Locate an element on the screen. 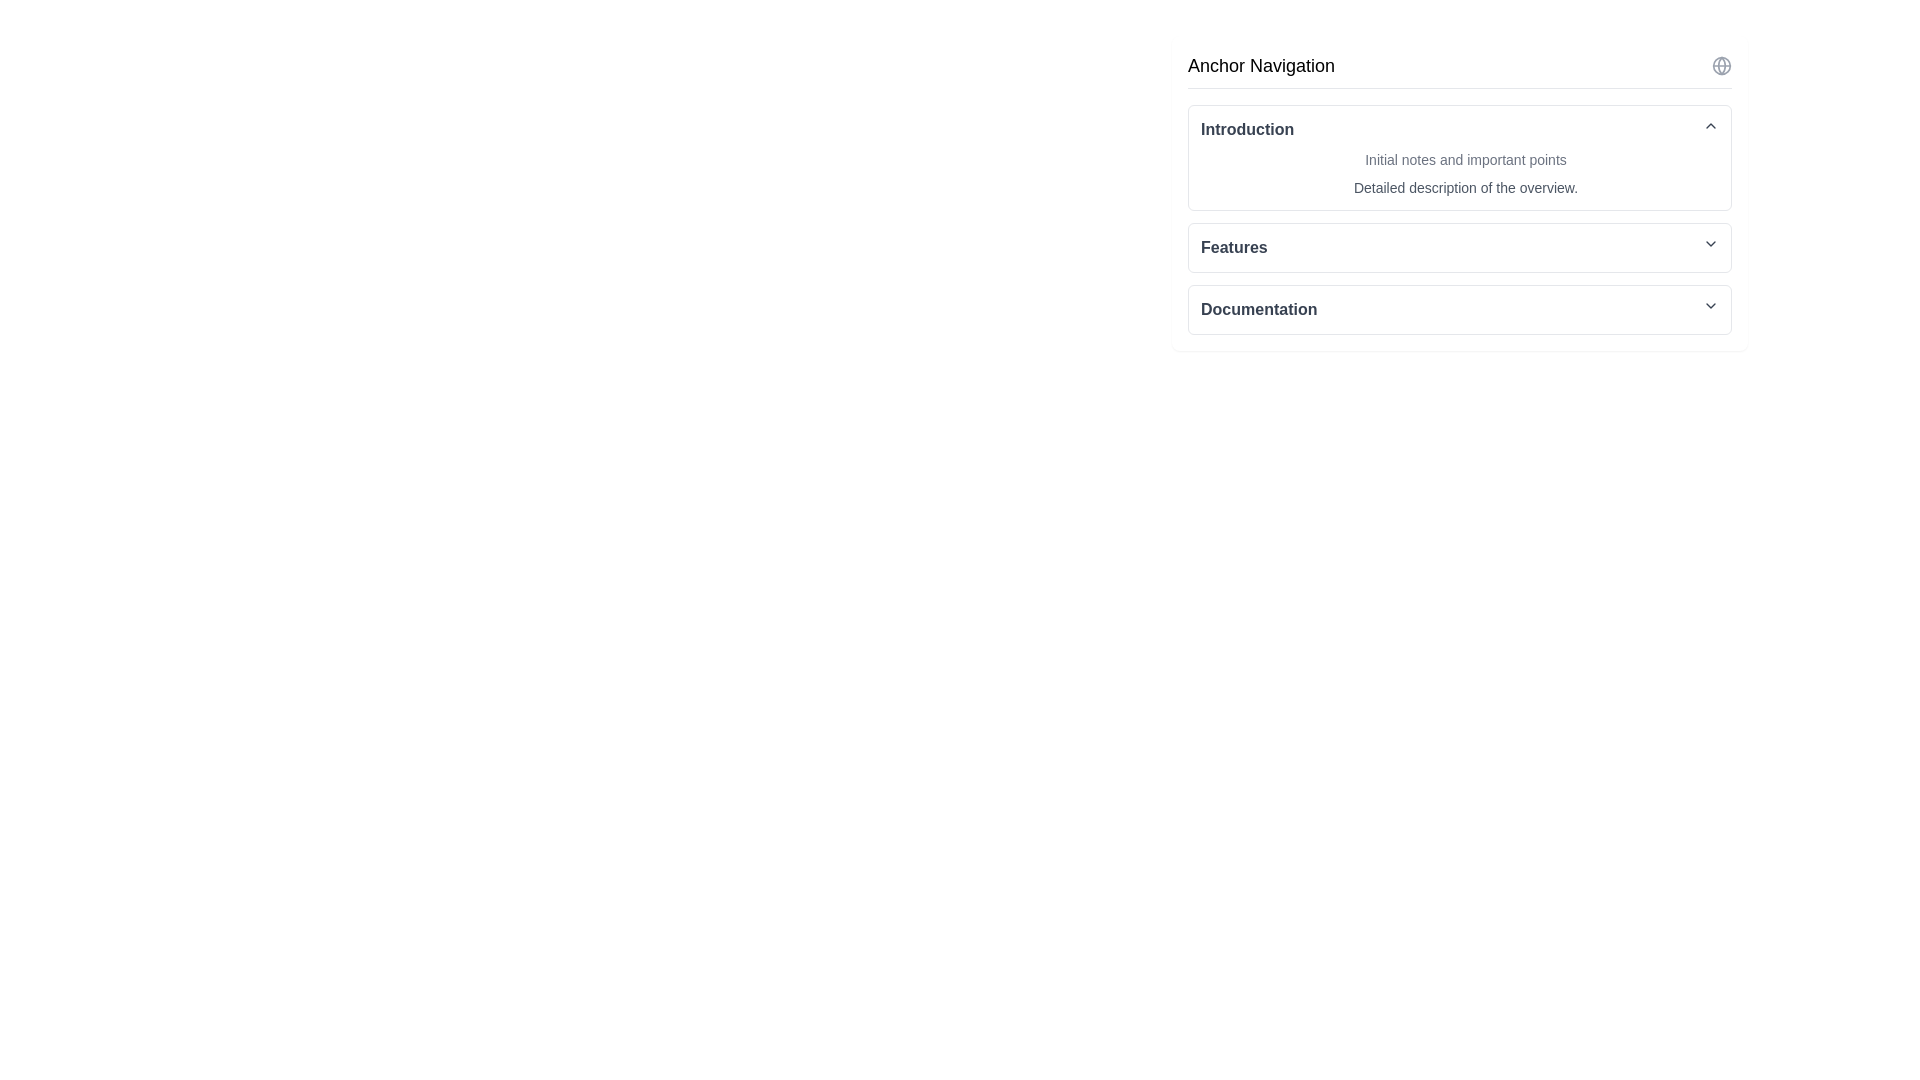 This screenshot has width=1920, height=1080. text content of the 'Documentation' label displayed in bold, medium-sized sans-serif font within the collapsible section in the 'Anchor Navigation' sidebar is located at coordinates (1258, 309).